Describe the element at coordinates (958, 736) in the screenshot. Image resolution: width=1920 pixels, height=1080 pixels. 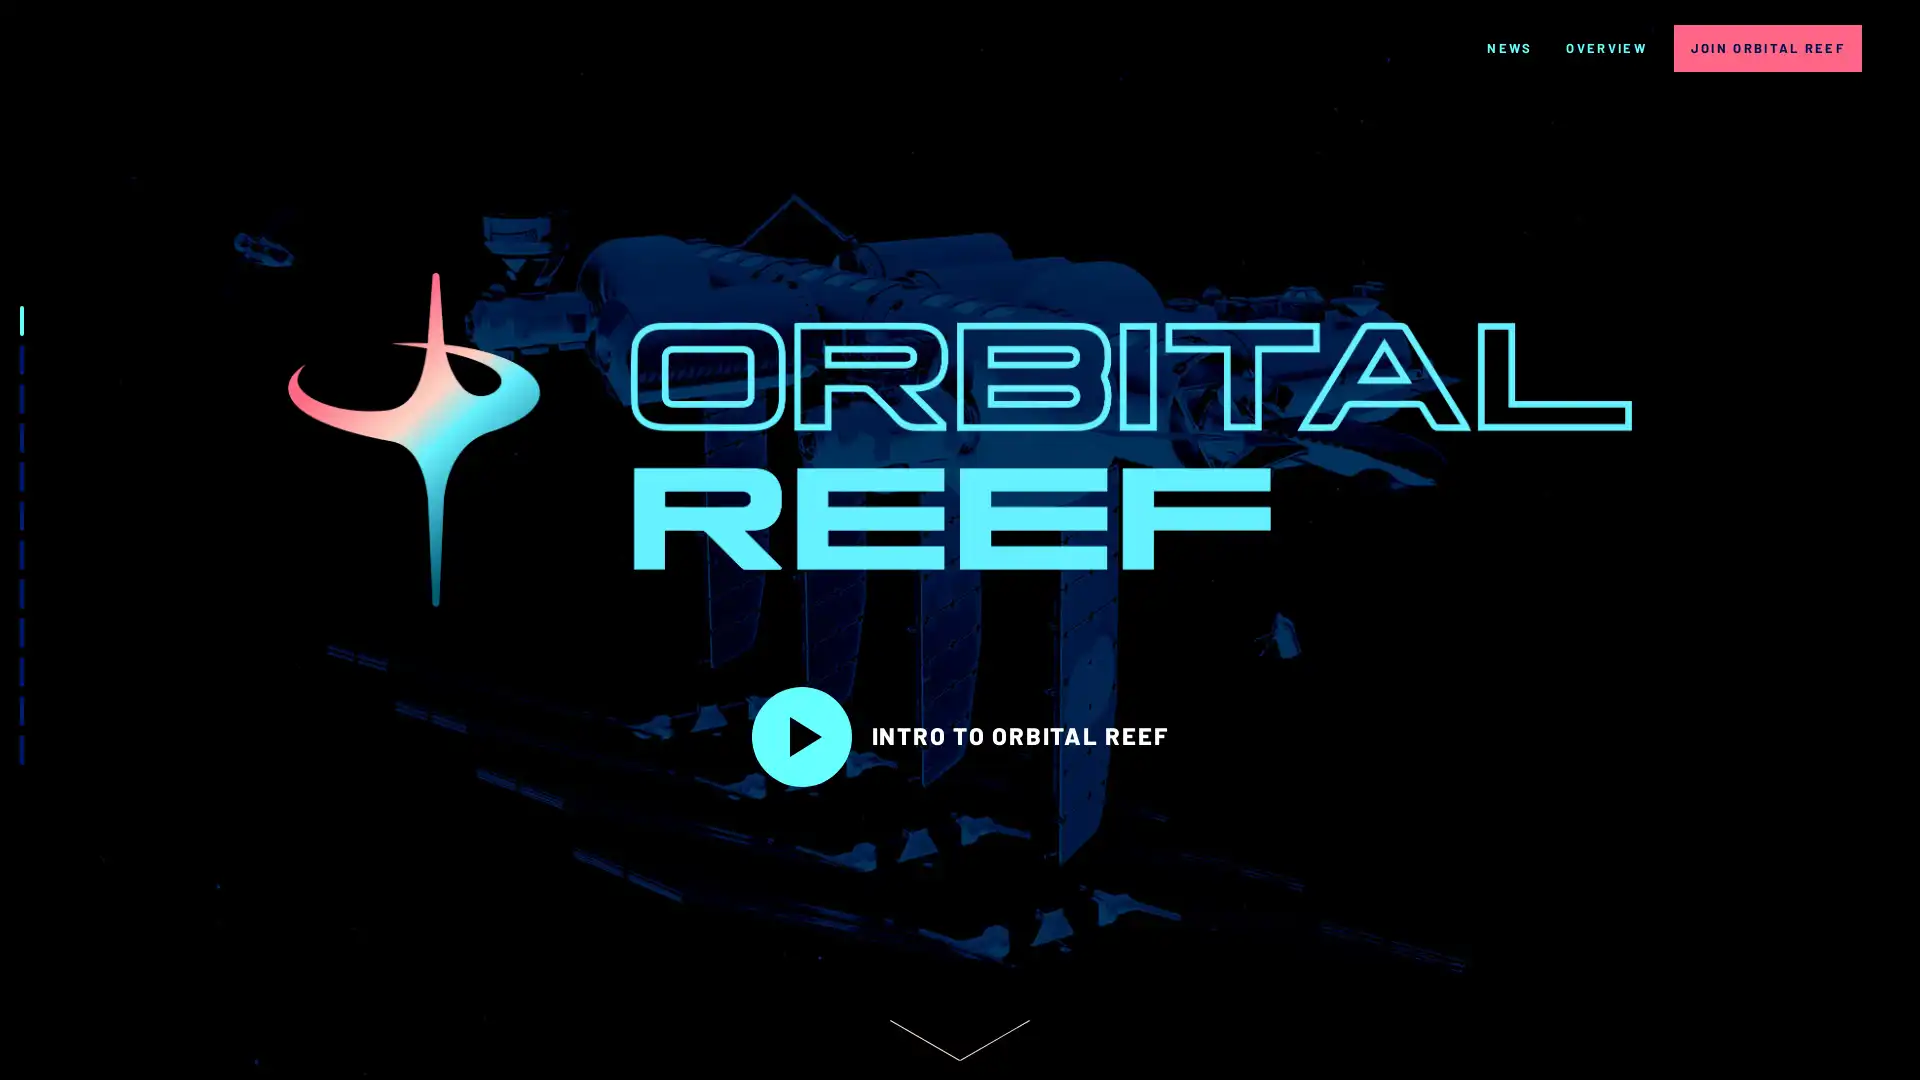
I see `INTRO TO ORBITAL REEF` at that location.